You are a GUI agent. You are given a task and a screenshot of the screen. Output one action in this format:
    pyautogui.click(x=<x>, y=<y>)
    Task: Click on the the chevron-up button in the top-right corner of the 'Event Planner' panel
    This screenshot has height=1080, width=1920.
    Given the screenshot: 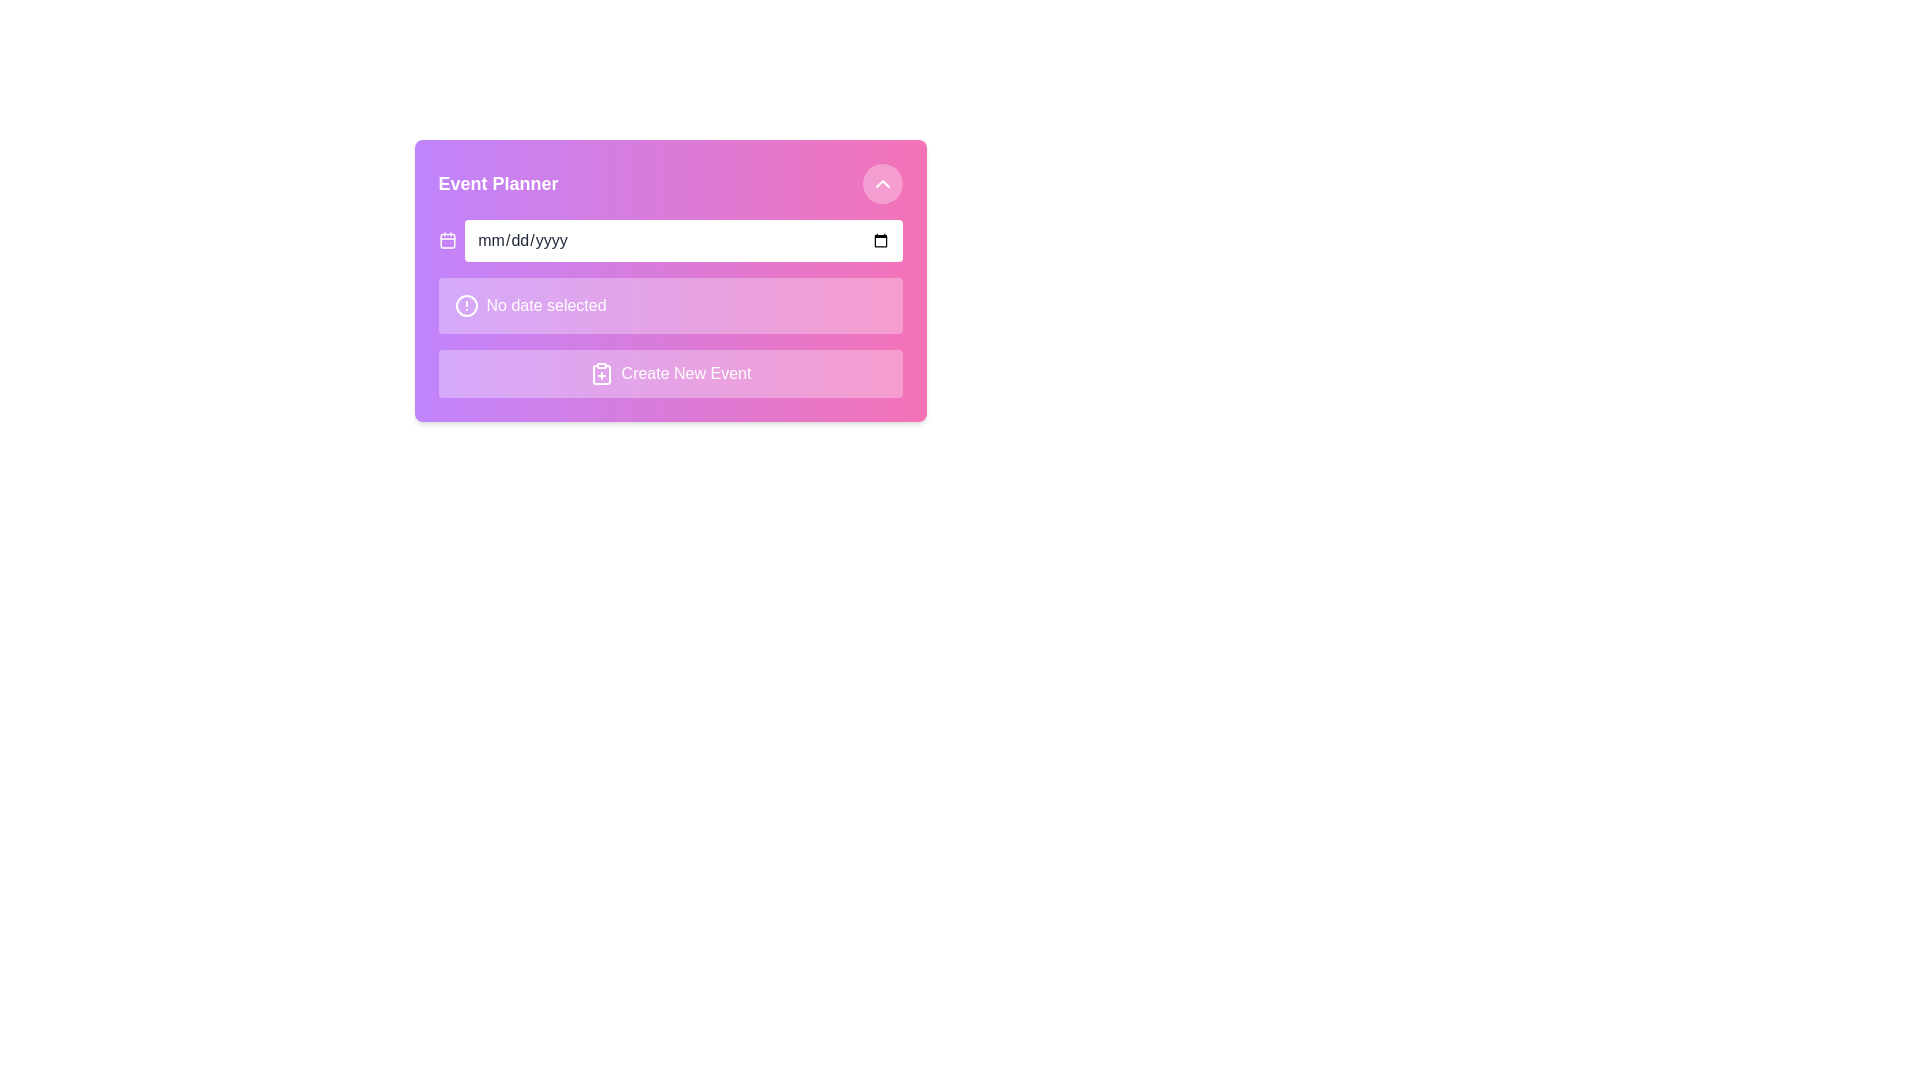 What is the action you would take?
    pyautogui.click(x=881, y=184)
    